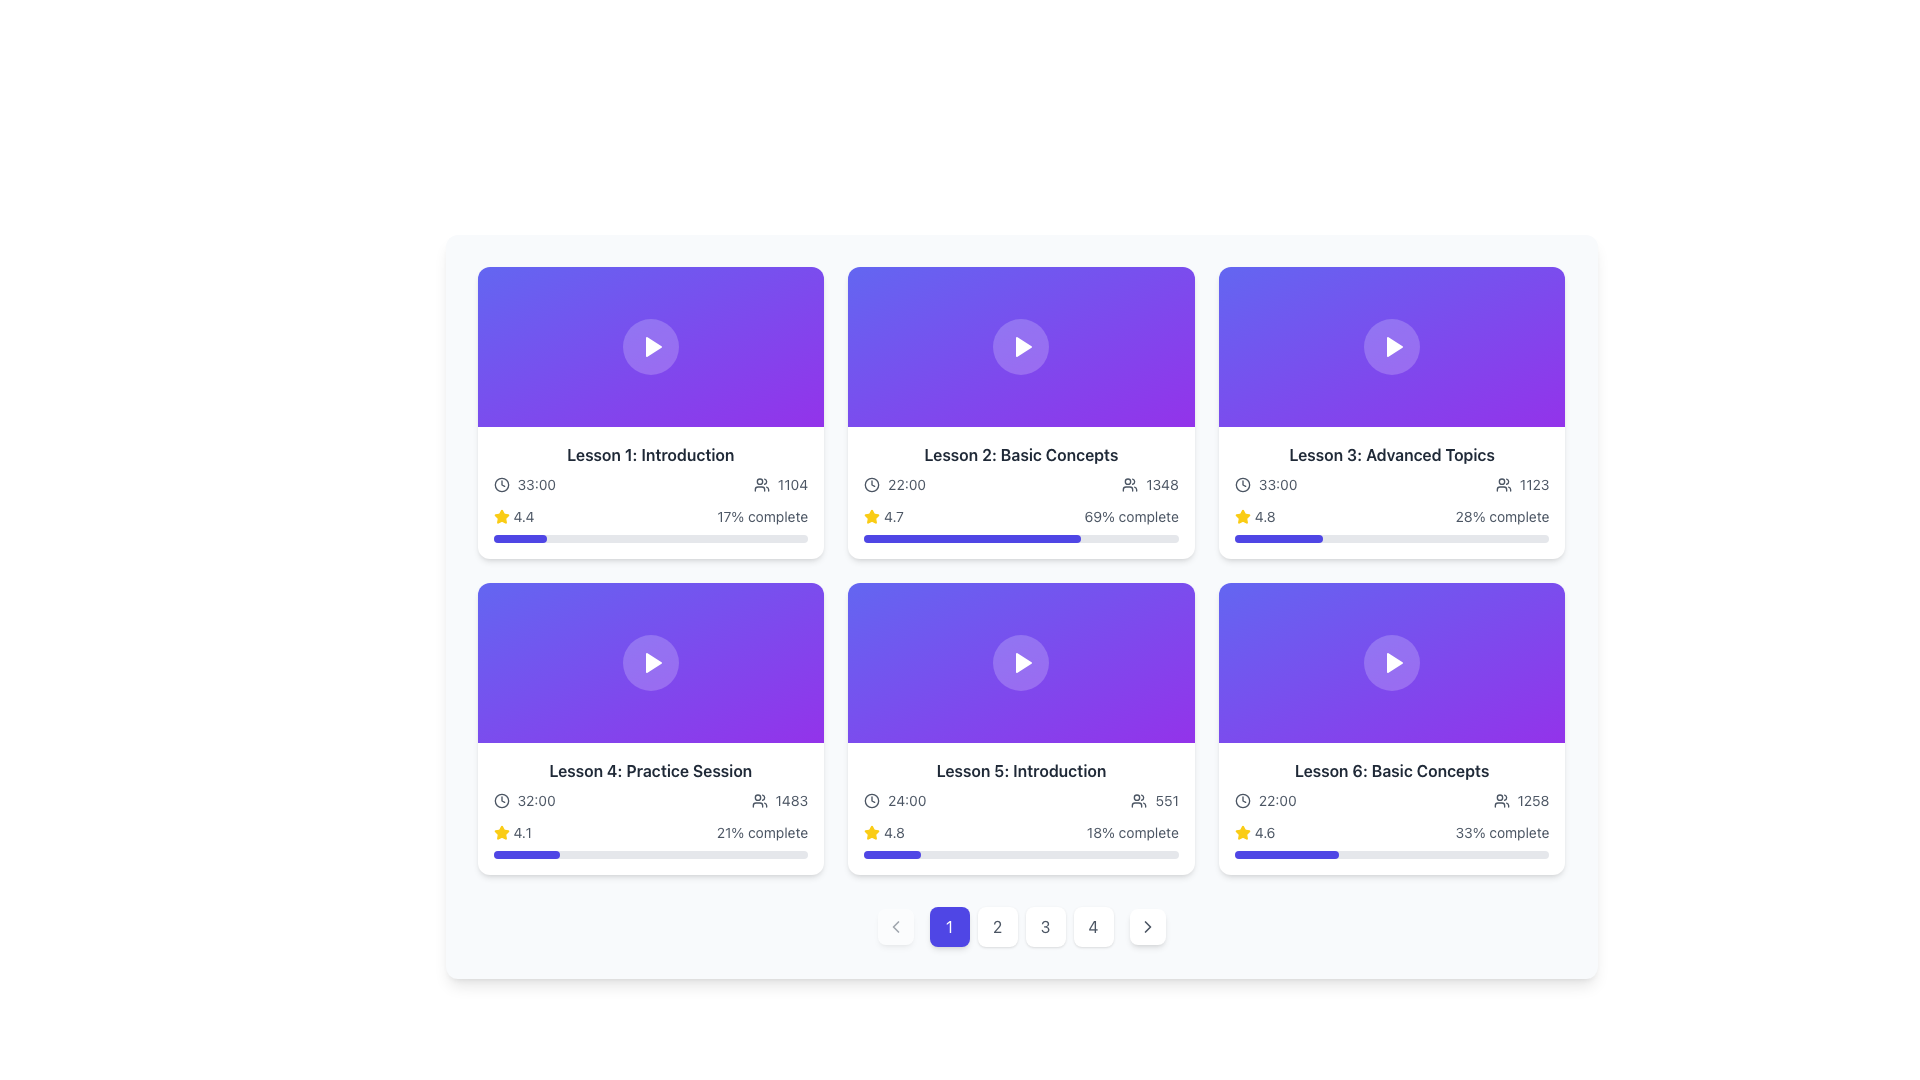 The width and height of the screenshot is (1920, 1080). What do you see at coordinates (1254, 515) in the screenshot?
I see `the yellow star icon of the Rating indicator displaying '4.8' to judge content quality in the bottom-right section of the card labeled 'Lesson 3: Advanced Topics'` at bounding box center [1254, 515].